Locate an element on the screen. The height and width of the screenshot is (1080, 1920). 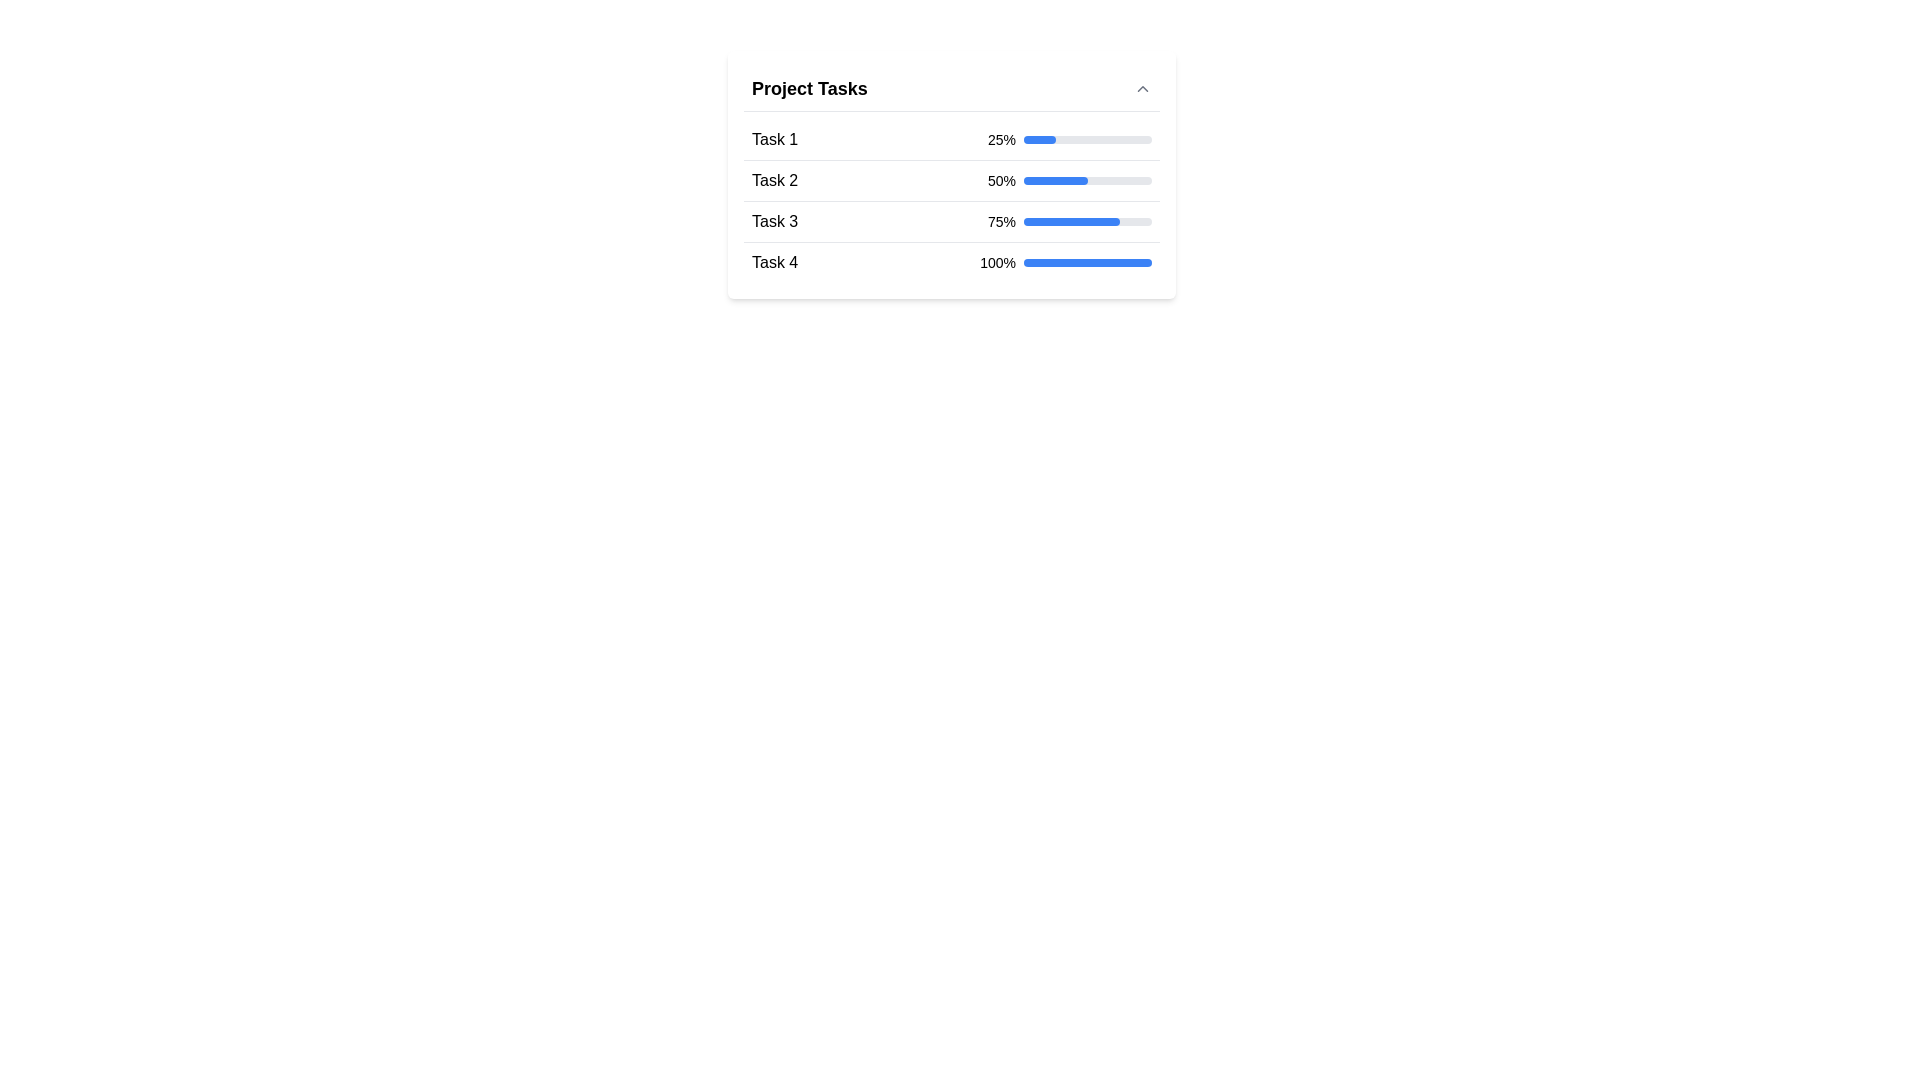
the text label displaying '75%' which indicates the progress of Task 3 in the third row of the task list is located at coordinates (1002, 222).